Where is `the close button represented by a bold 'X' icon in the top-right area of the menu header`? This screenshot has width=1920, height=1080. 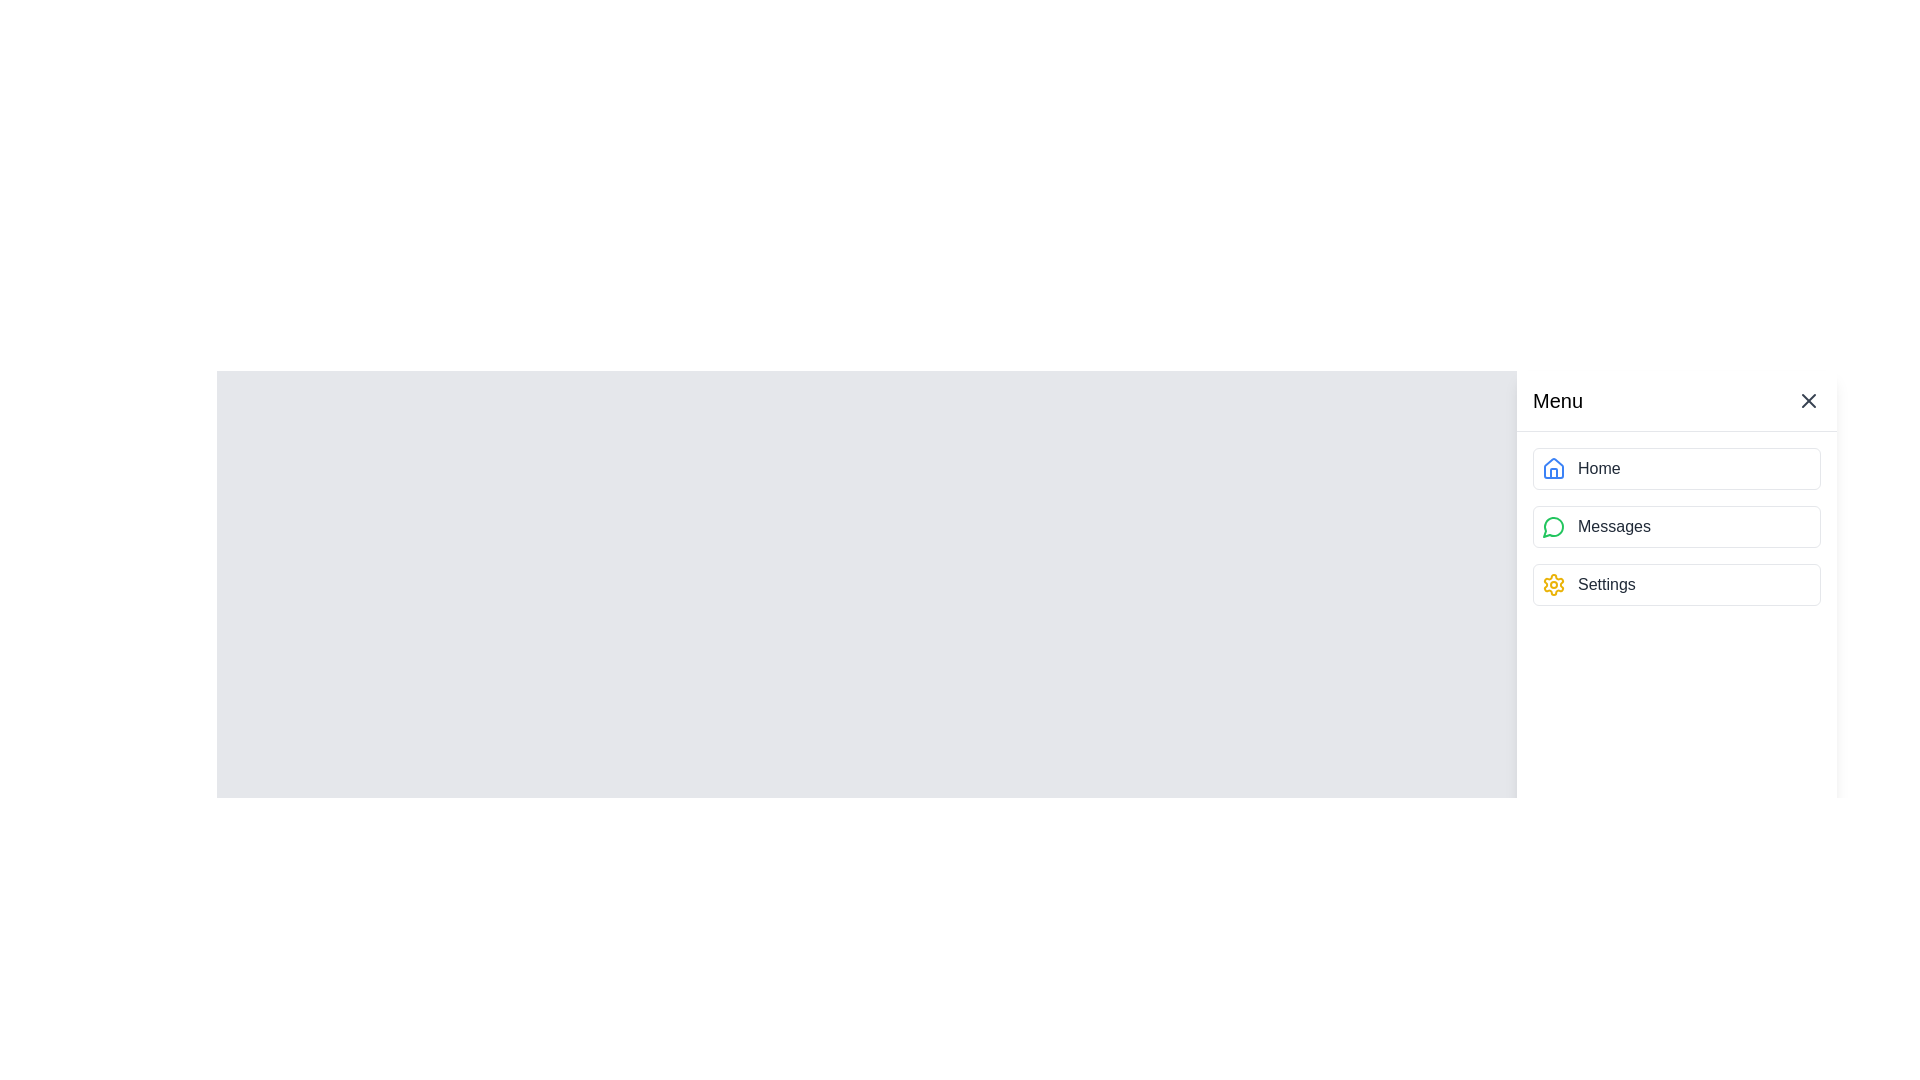
the close button represented by a bold 'X' icon in the top-right area of the menu header is located at coordinates (1809, 401).